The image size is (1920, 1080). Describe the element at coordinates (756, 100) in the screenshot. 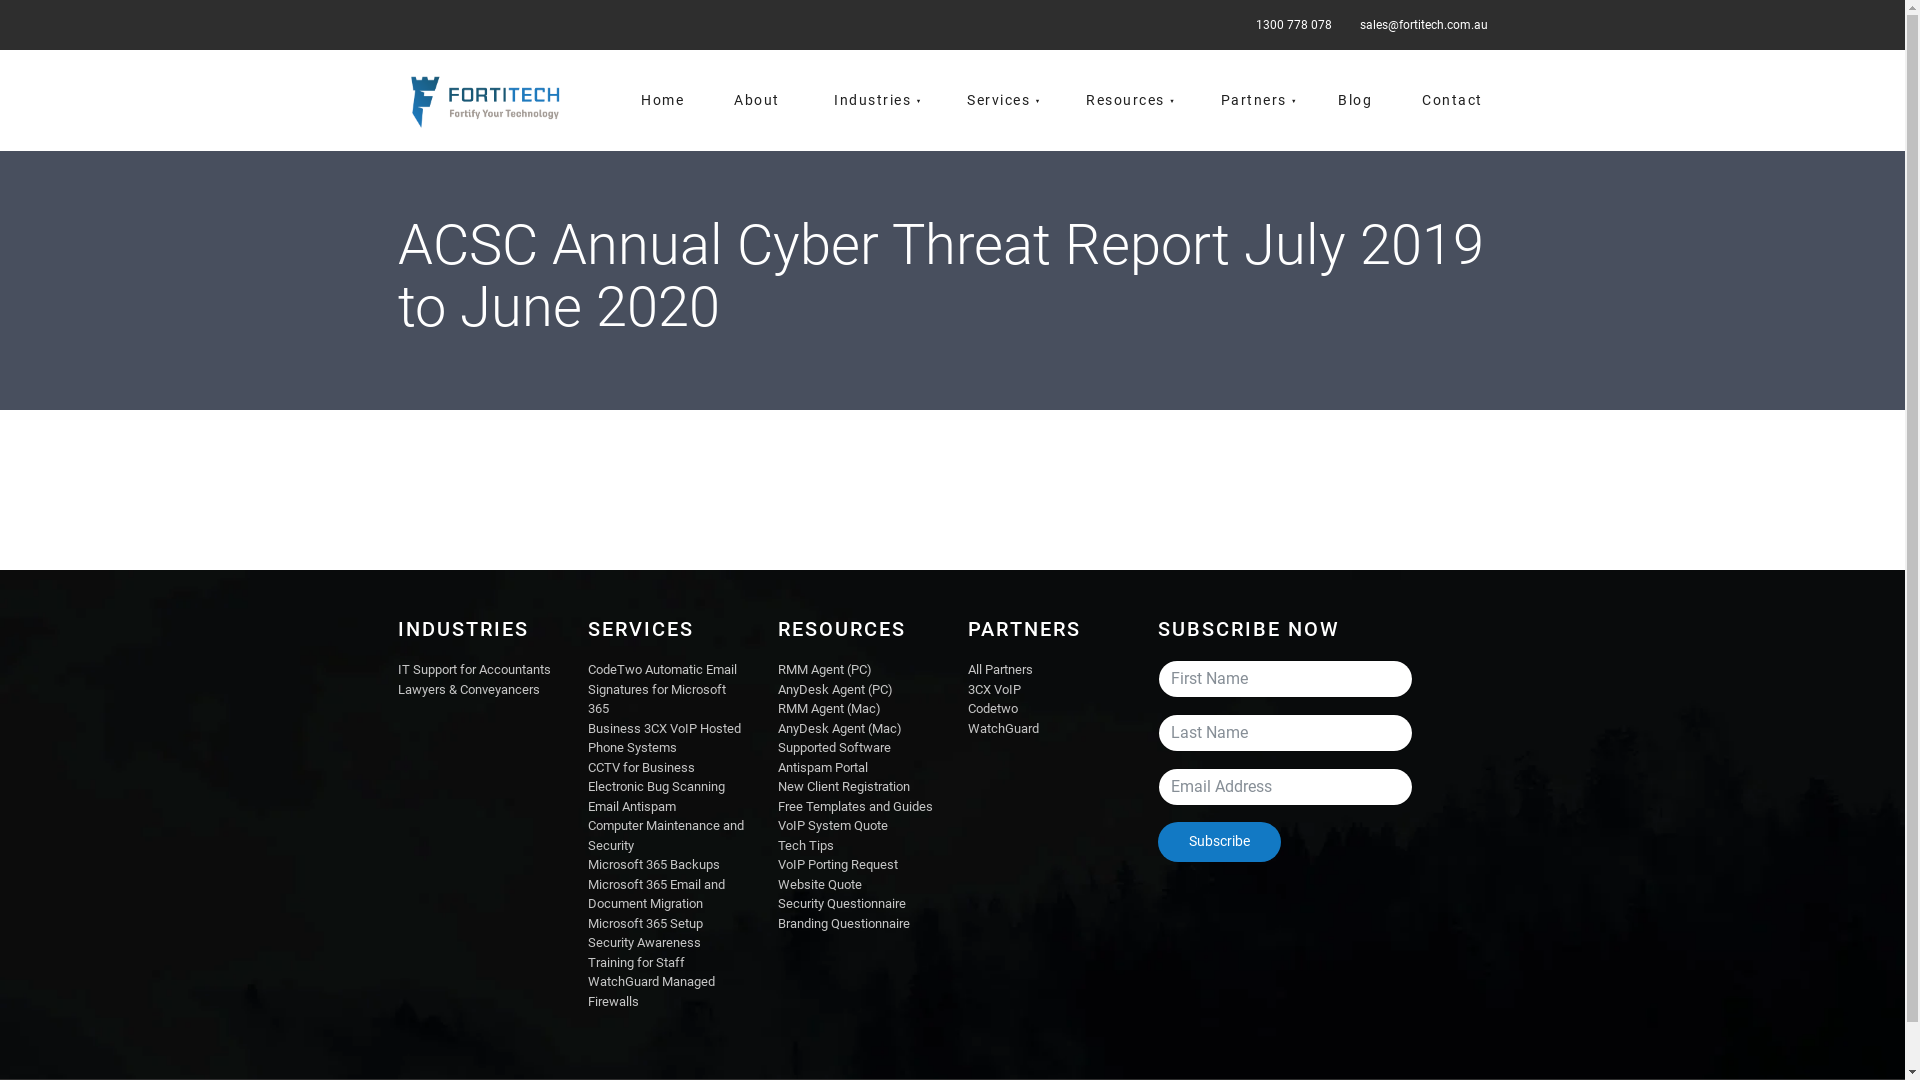

I see `'About'` at that location.